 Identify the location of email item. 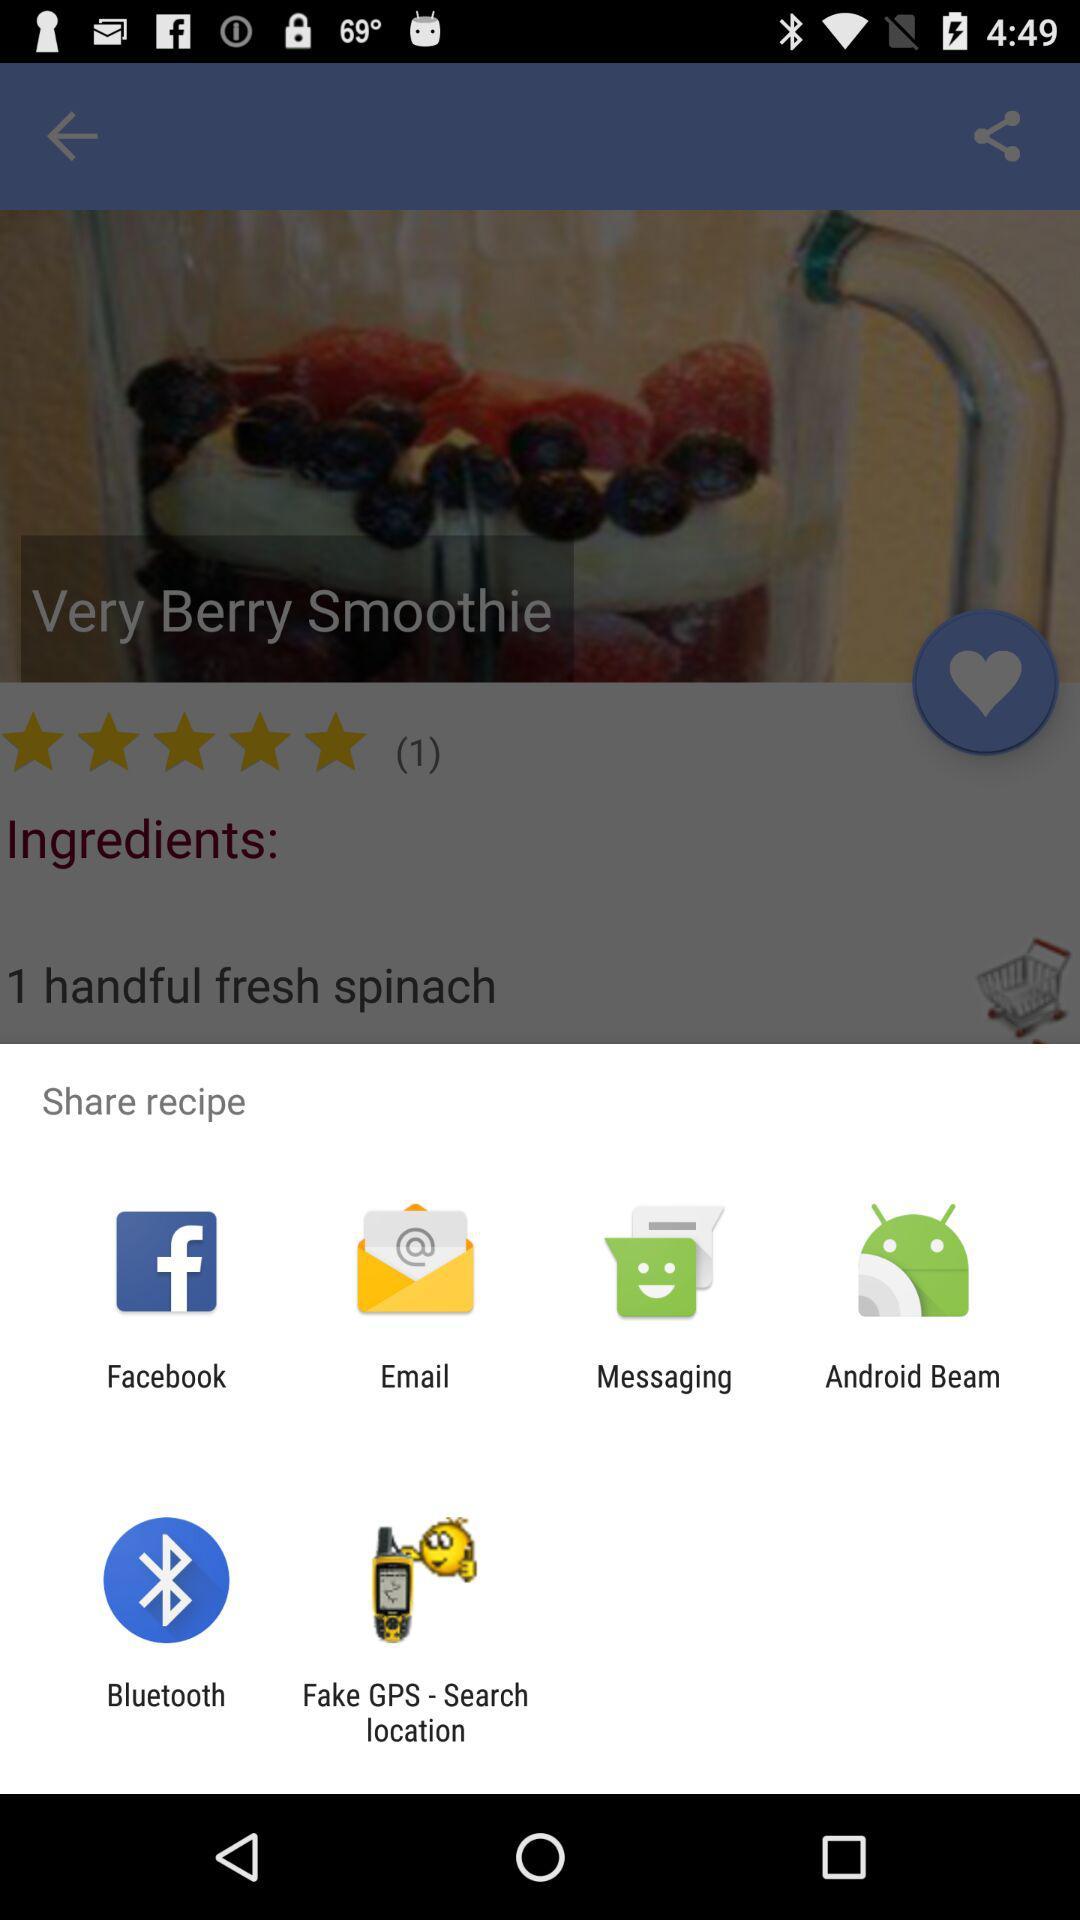
(414, 1392).